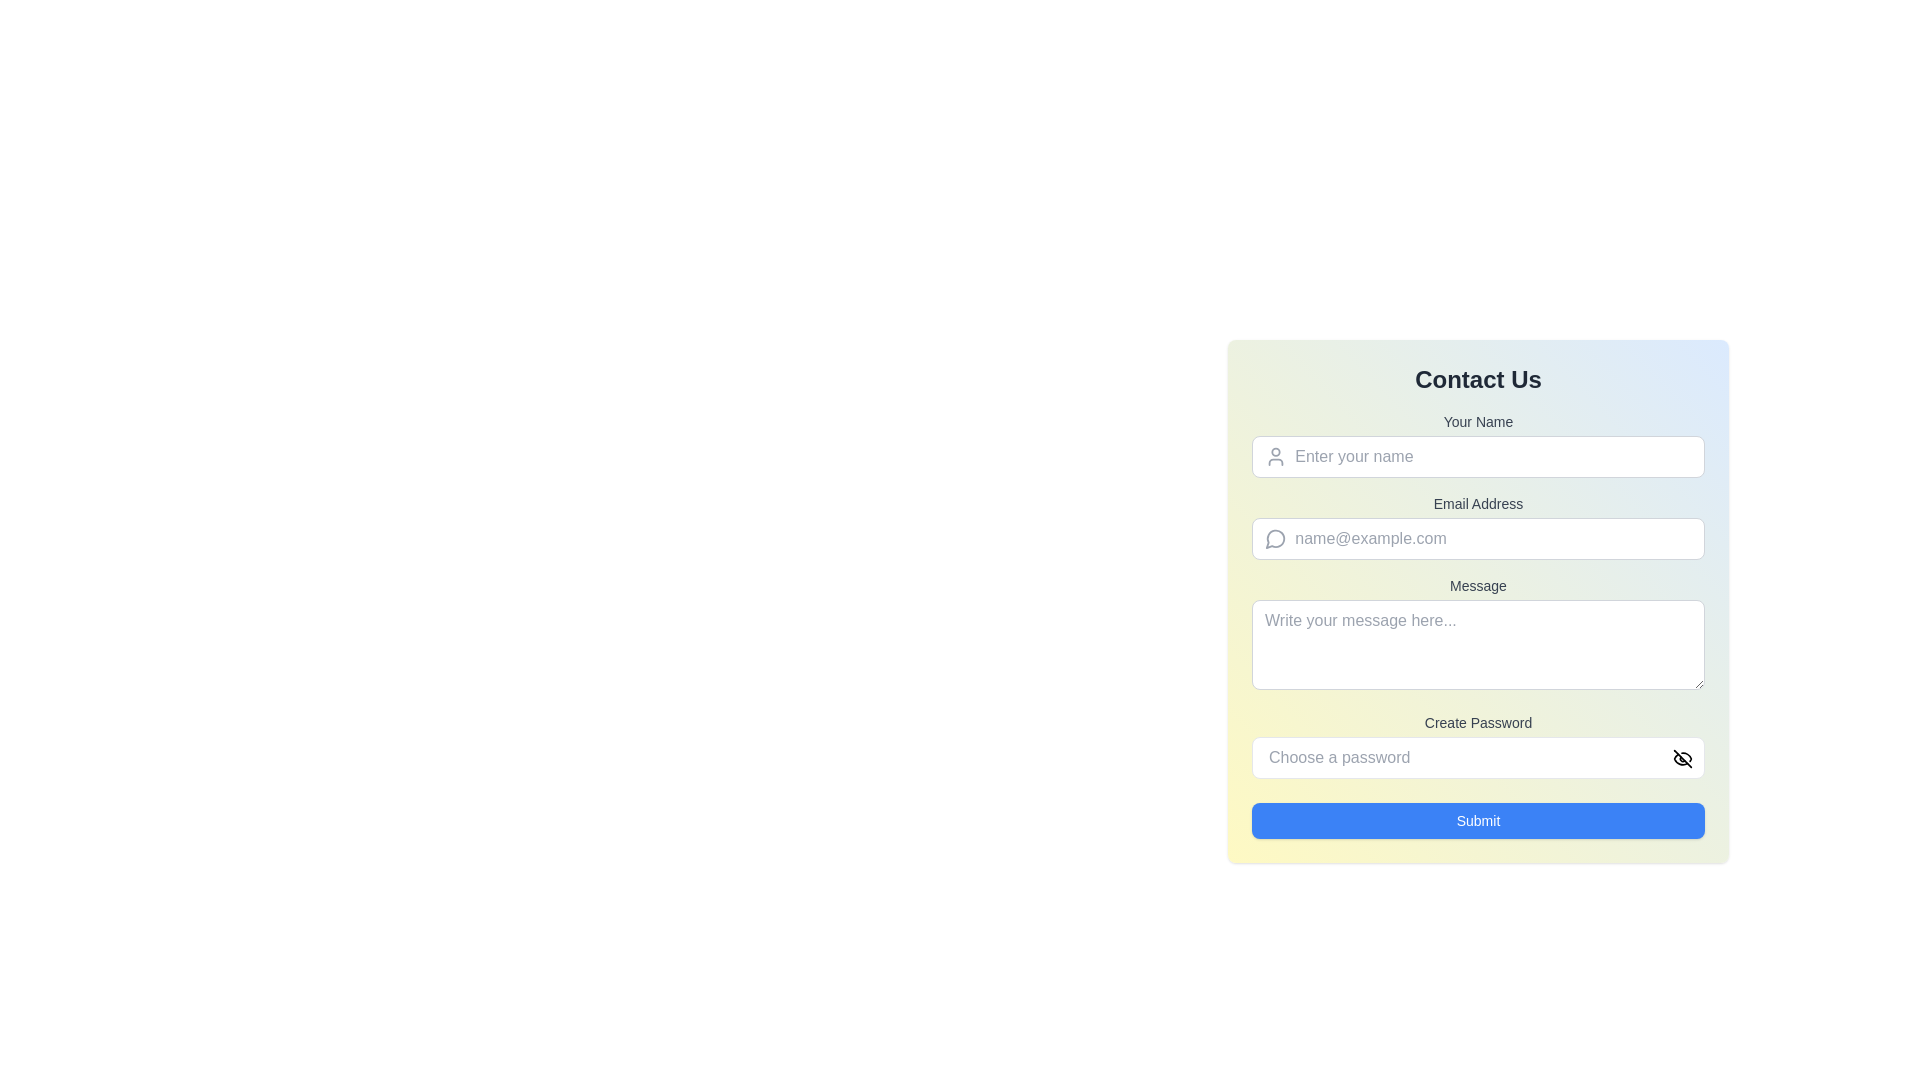 This screenshot has height=1080, width=1920. I want to click on the text label displaying 'Email Address', which is styled in gray and located above the email input field, so click(1478, 503).